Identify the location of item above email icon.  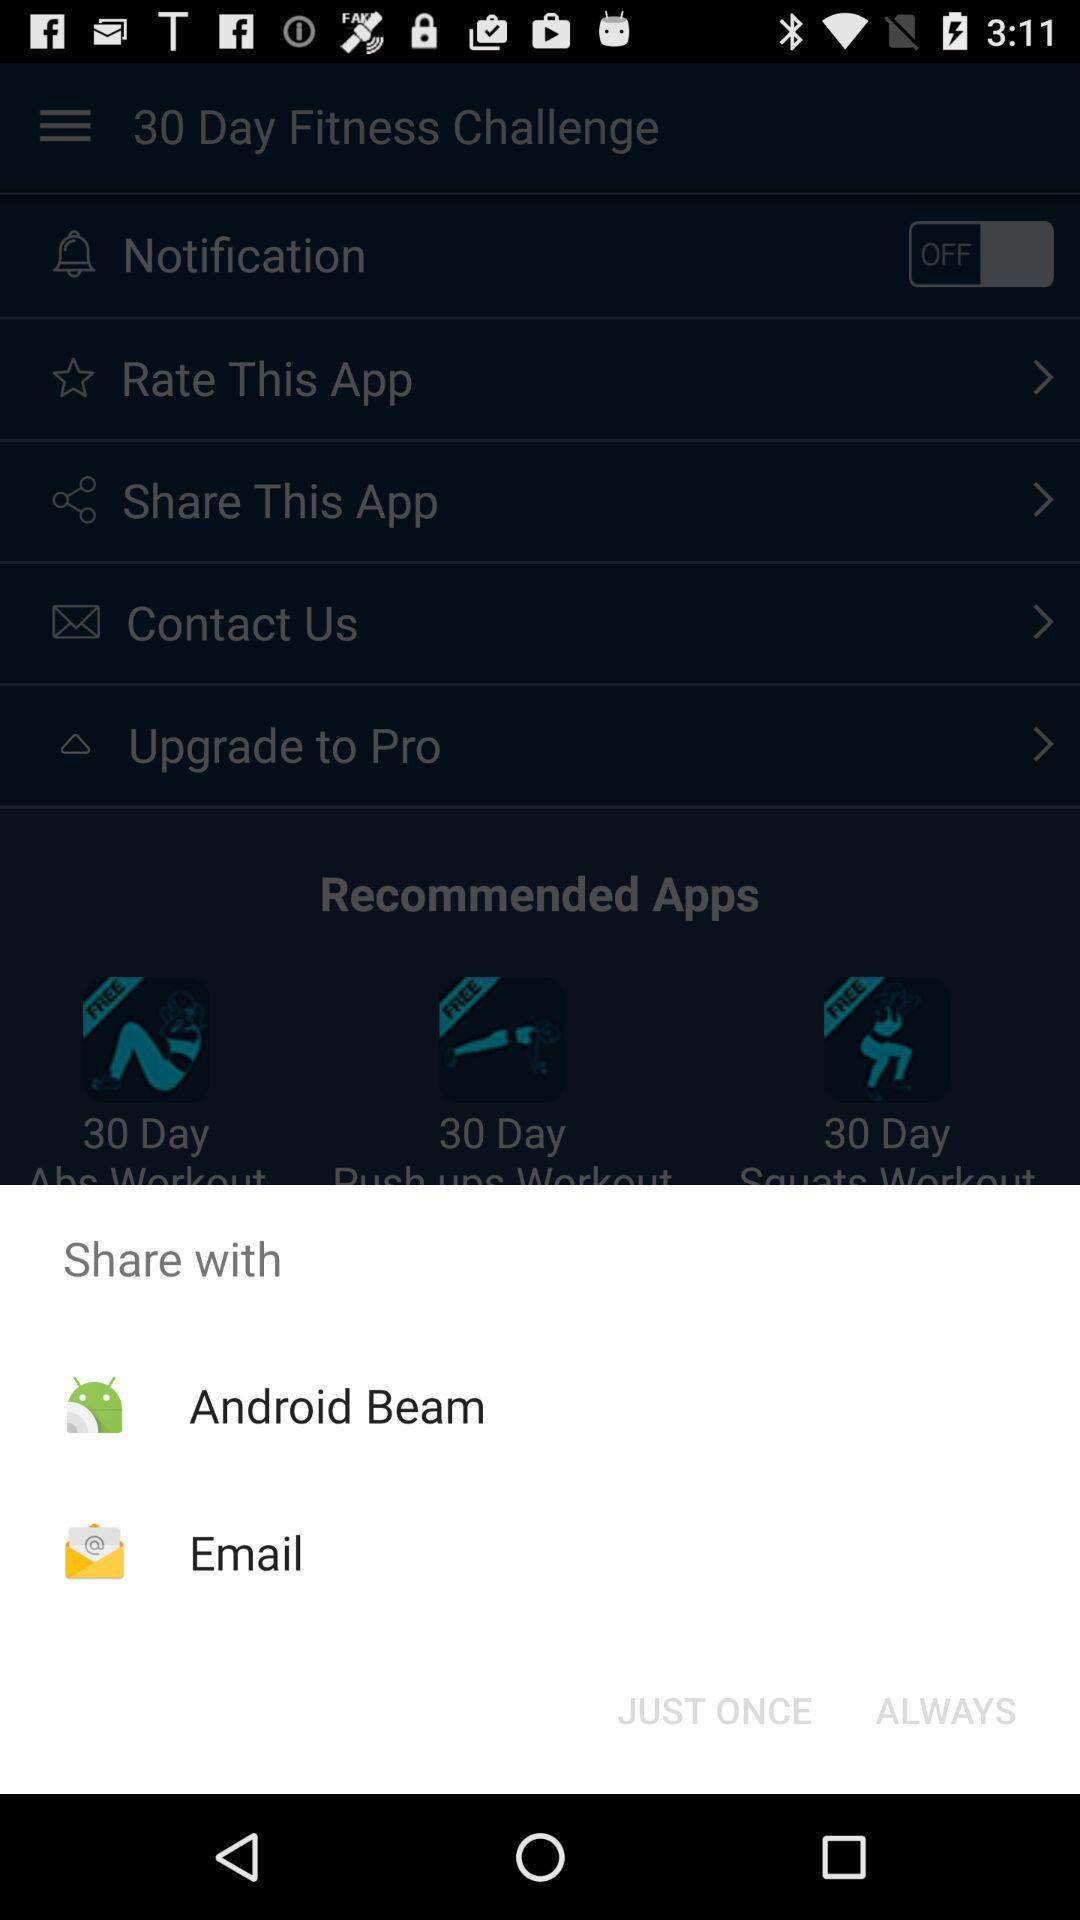
(336, 1404).